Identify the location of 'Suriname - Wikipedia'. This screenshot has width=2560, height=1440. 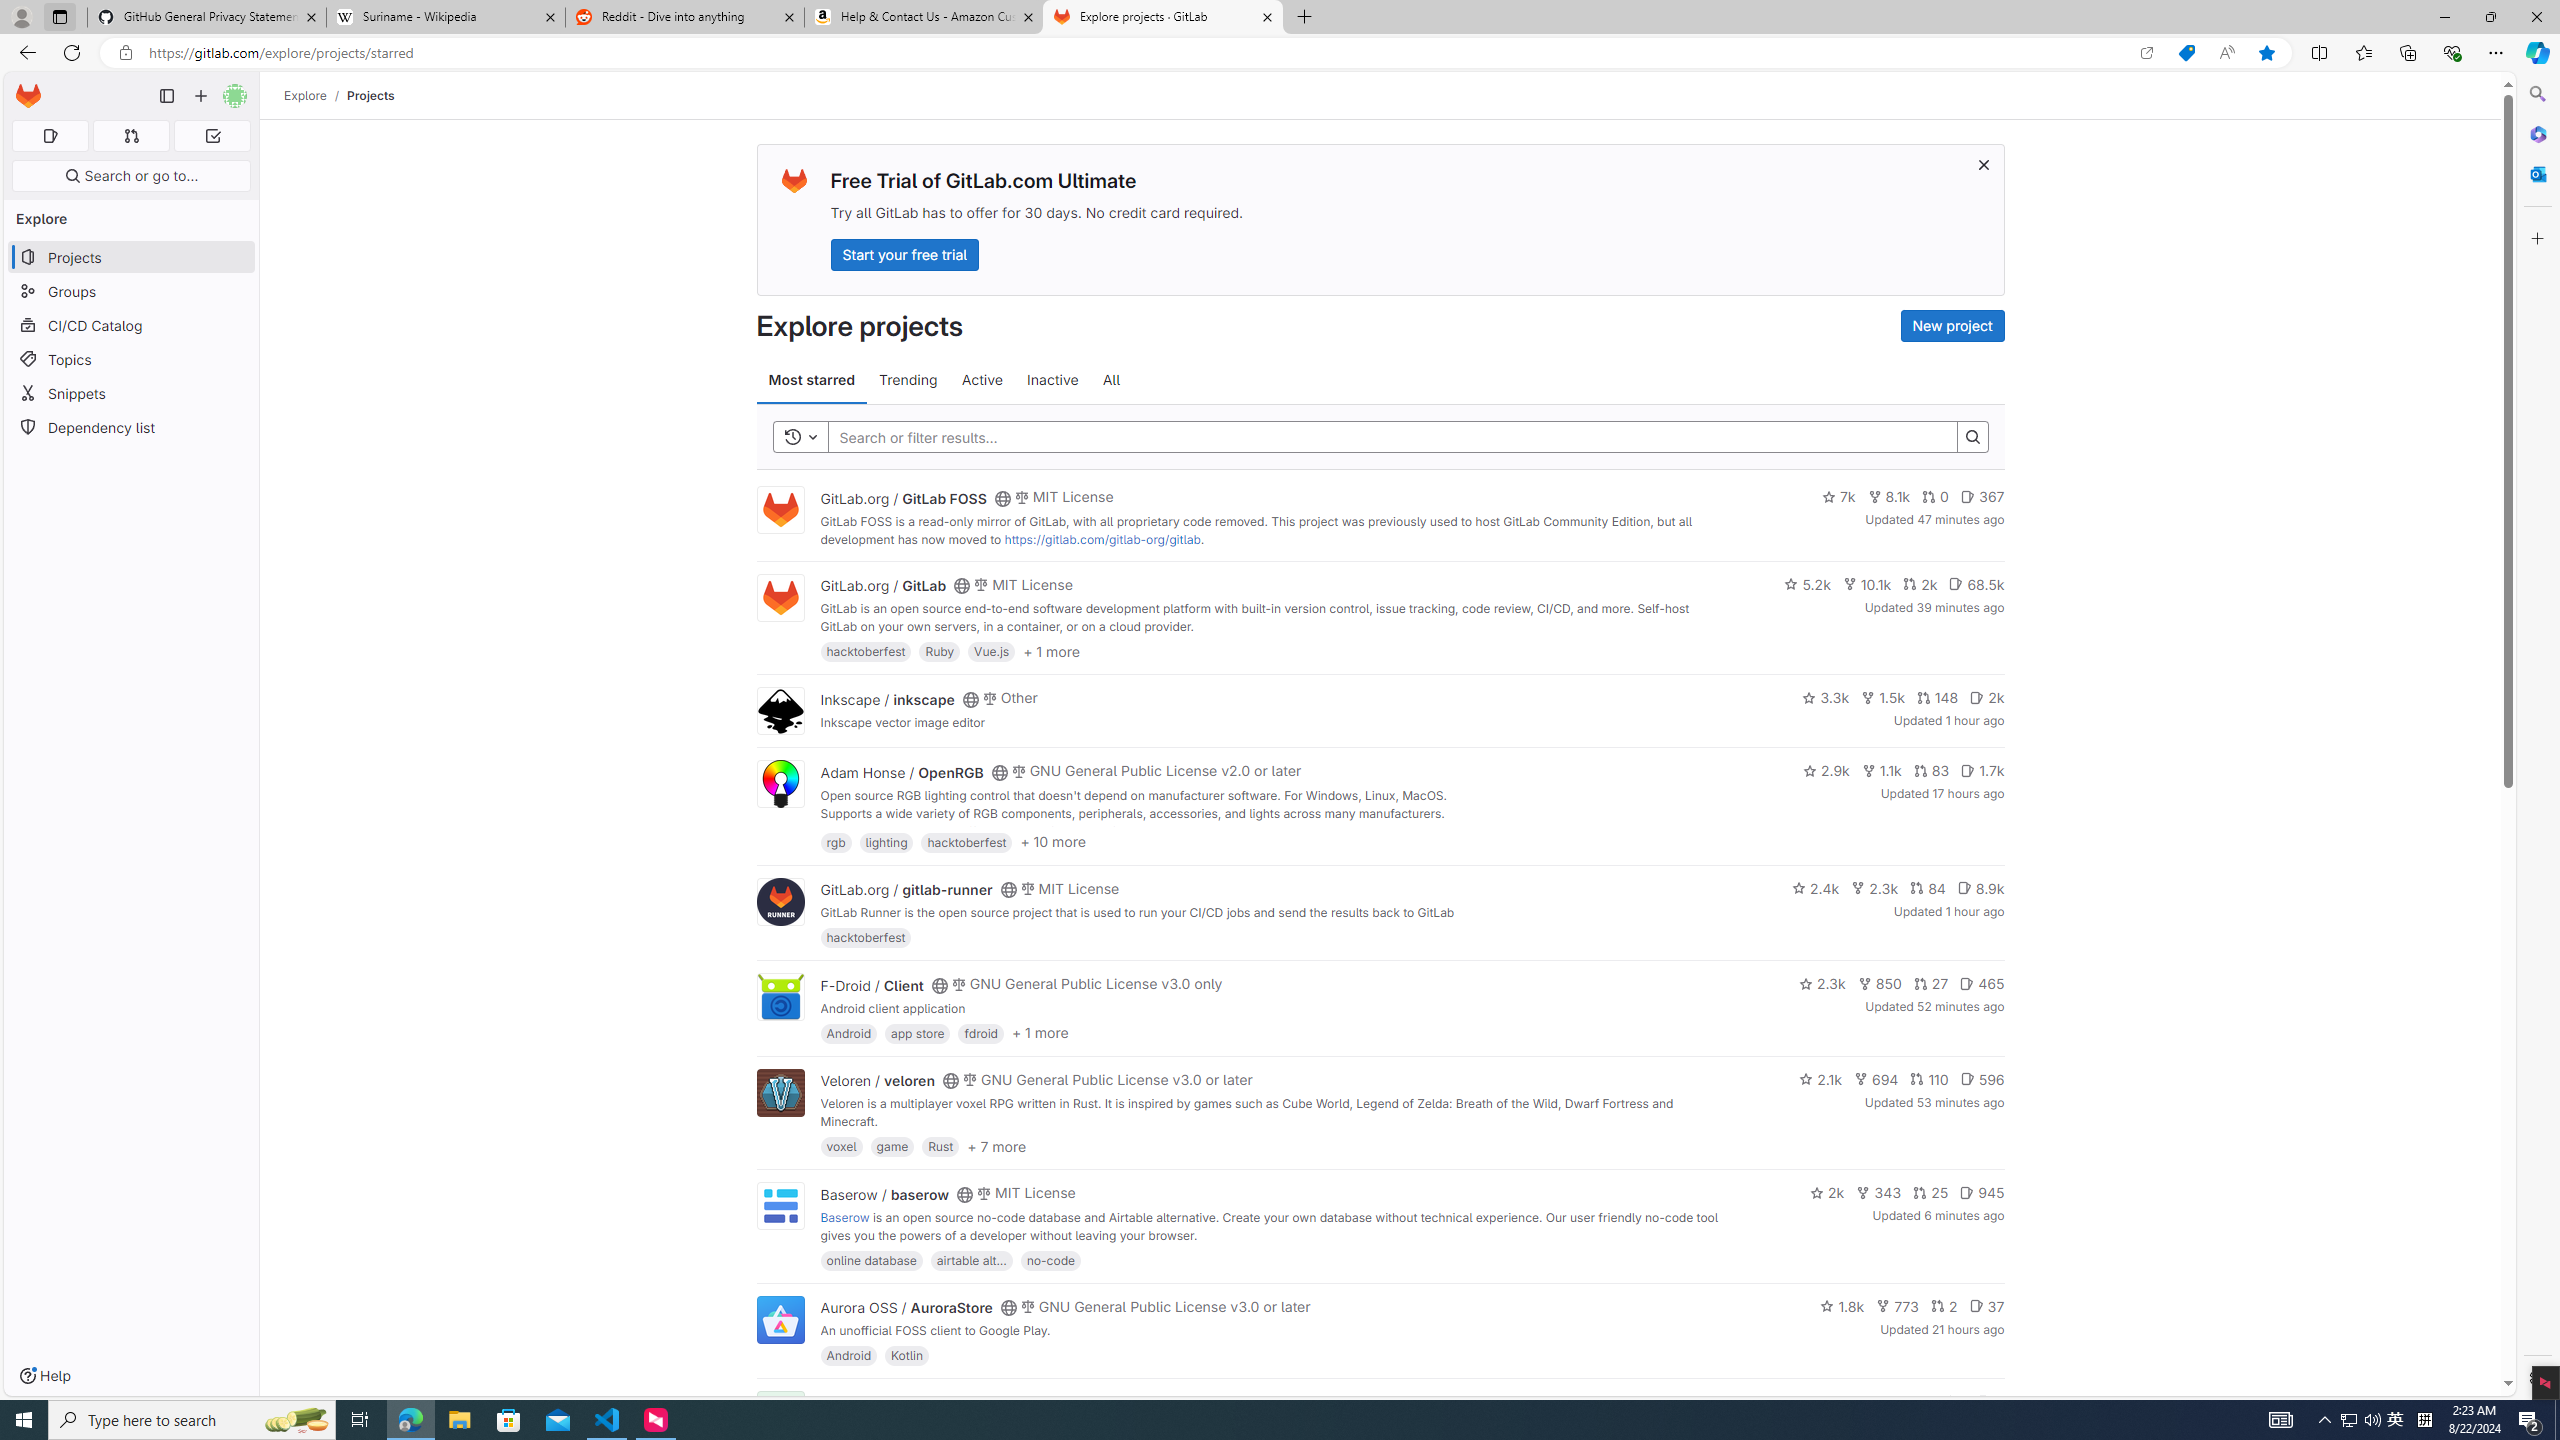
(444, 16).